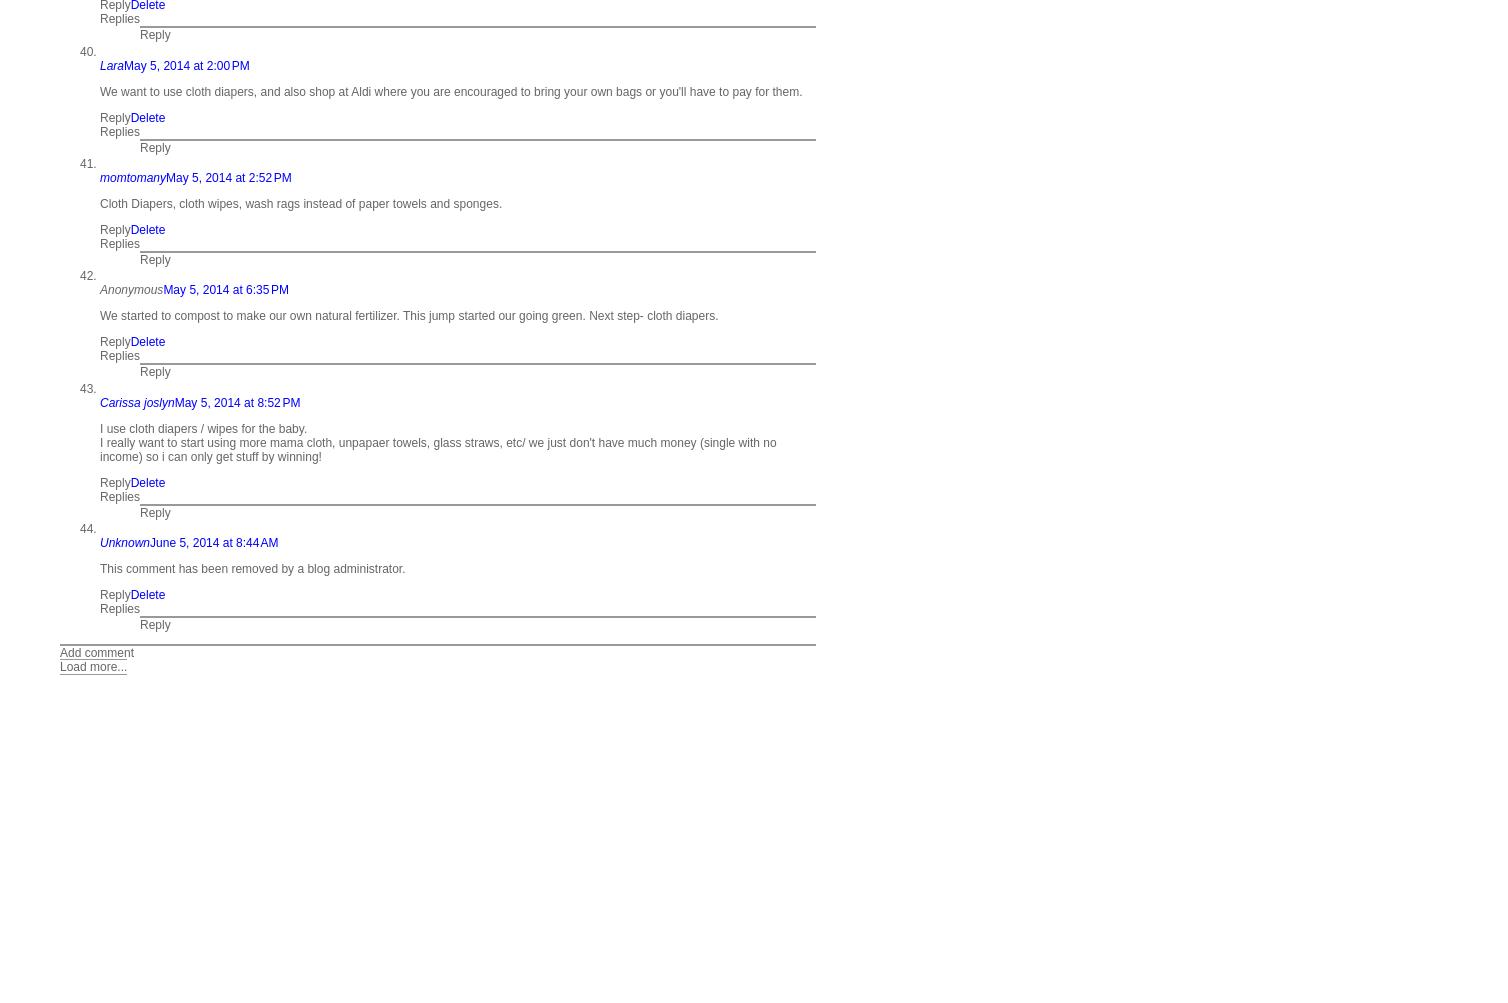  I want to click on 'Lara', so click(99, 64).